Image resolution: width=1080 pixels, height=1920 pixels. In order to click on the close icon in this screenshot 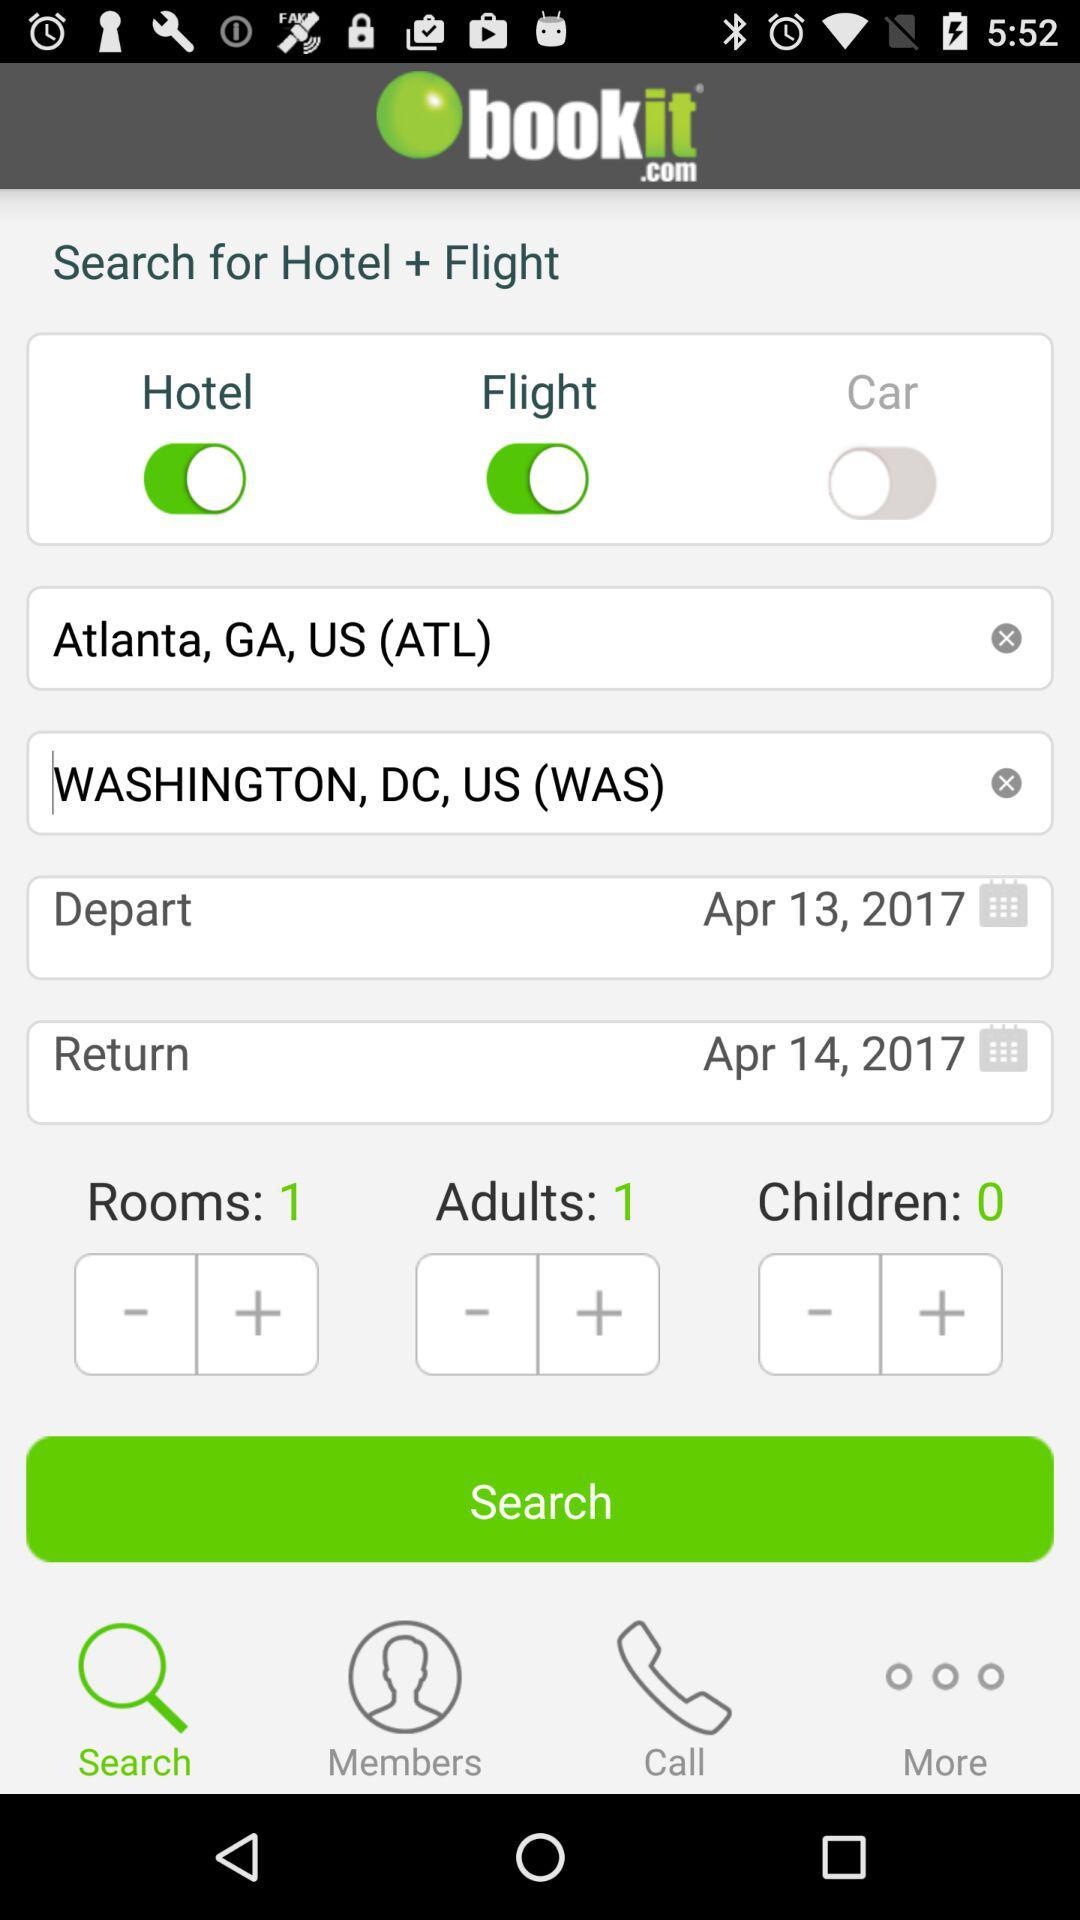, I will do `click(1006, 838)`.